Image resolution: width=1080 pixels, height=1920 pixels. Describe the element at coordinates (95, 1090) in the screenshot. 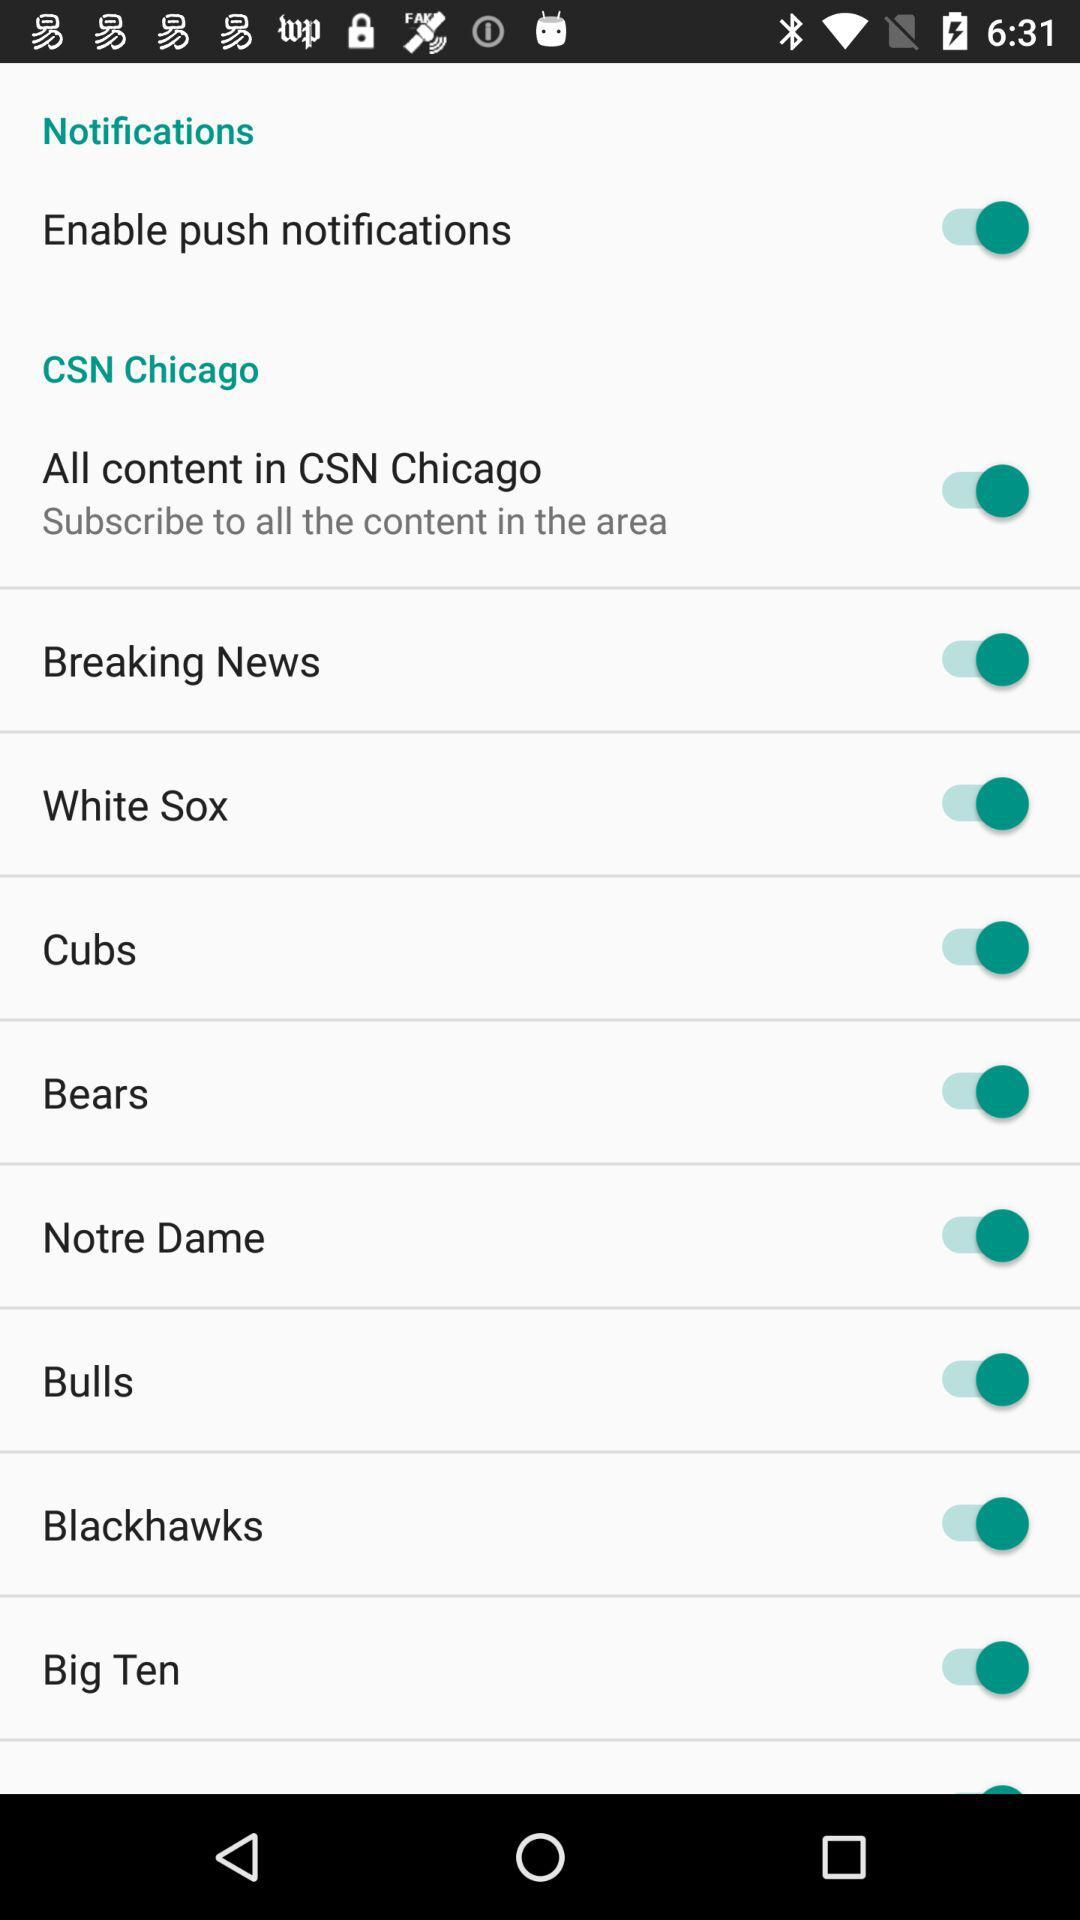

I see `bears app` at that location.